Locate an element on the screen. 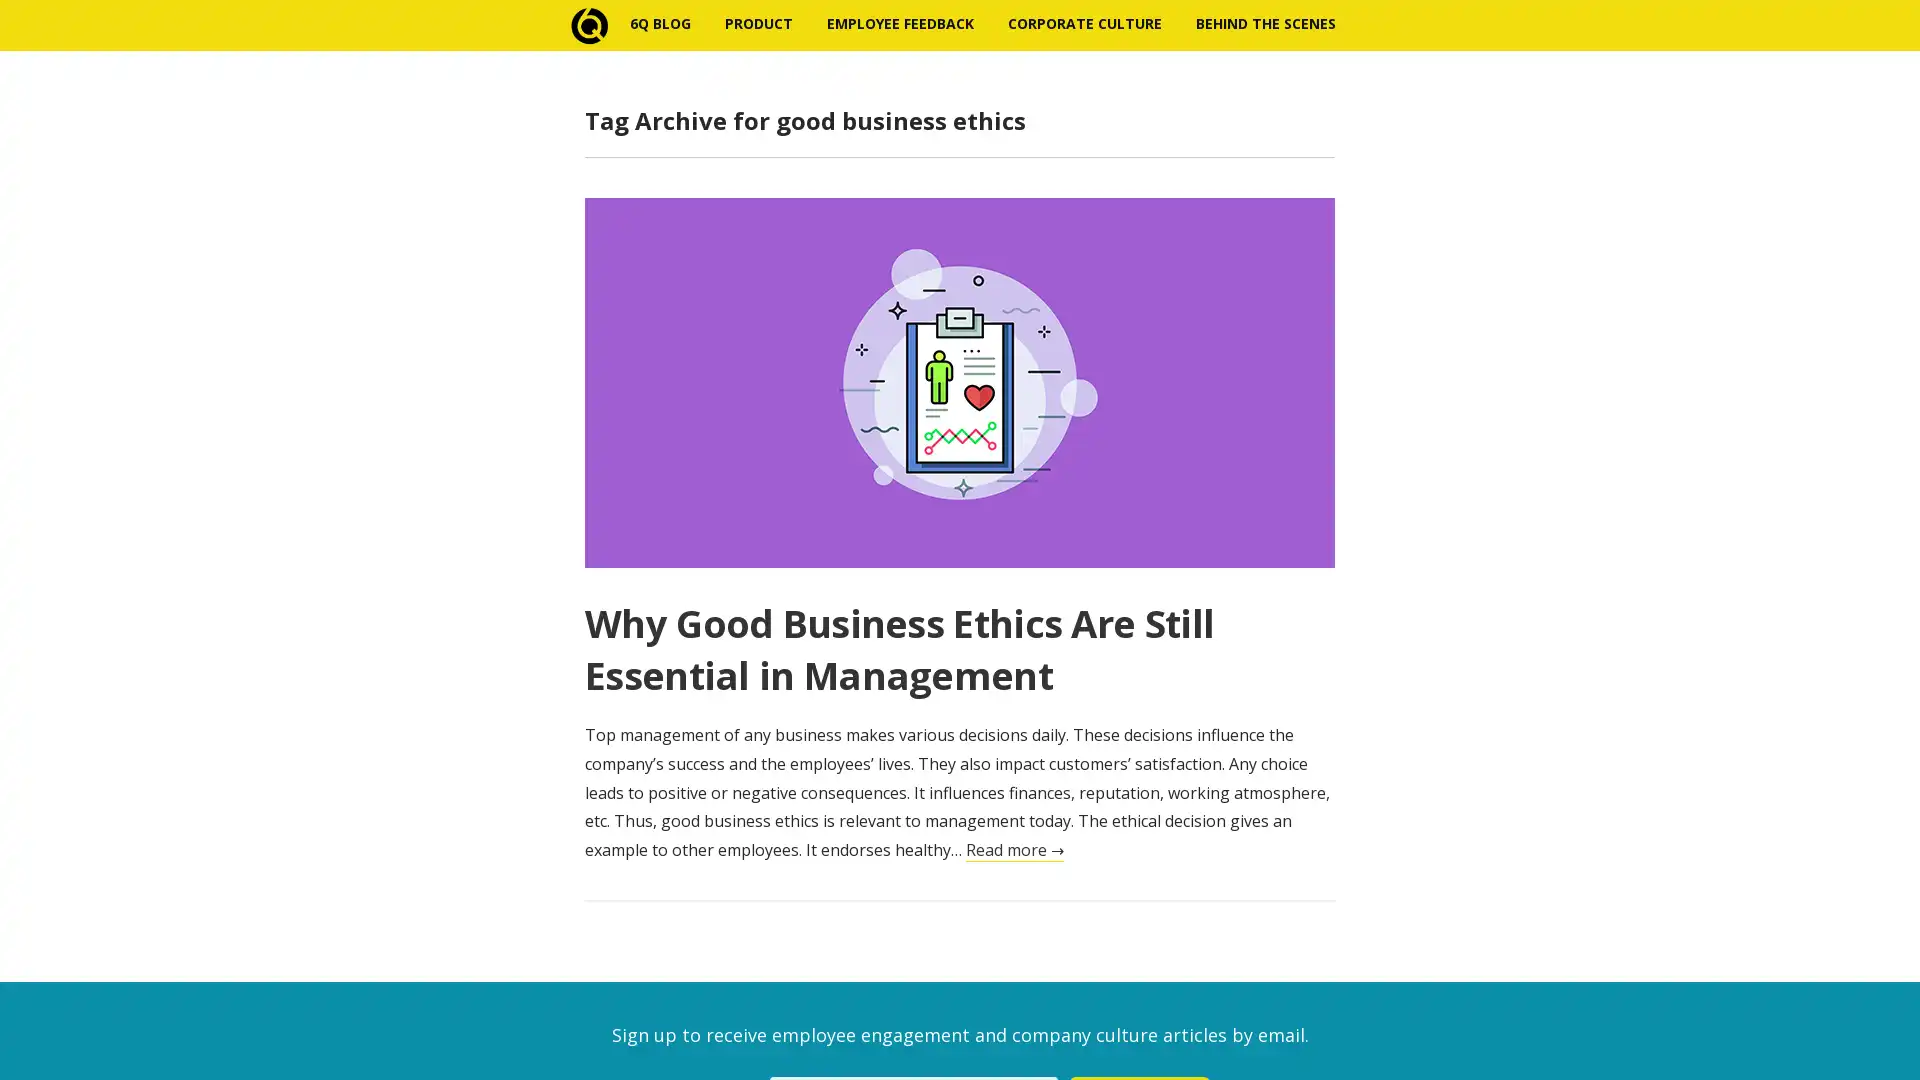 This screenshot has height=1080, width=1920. Subscribe is located at coordinates (1180, 1051).